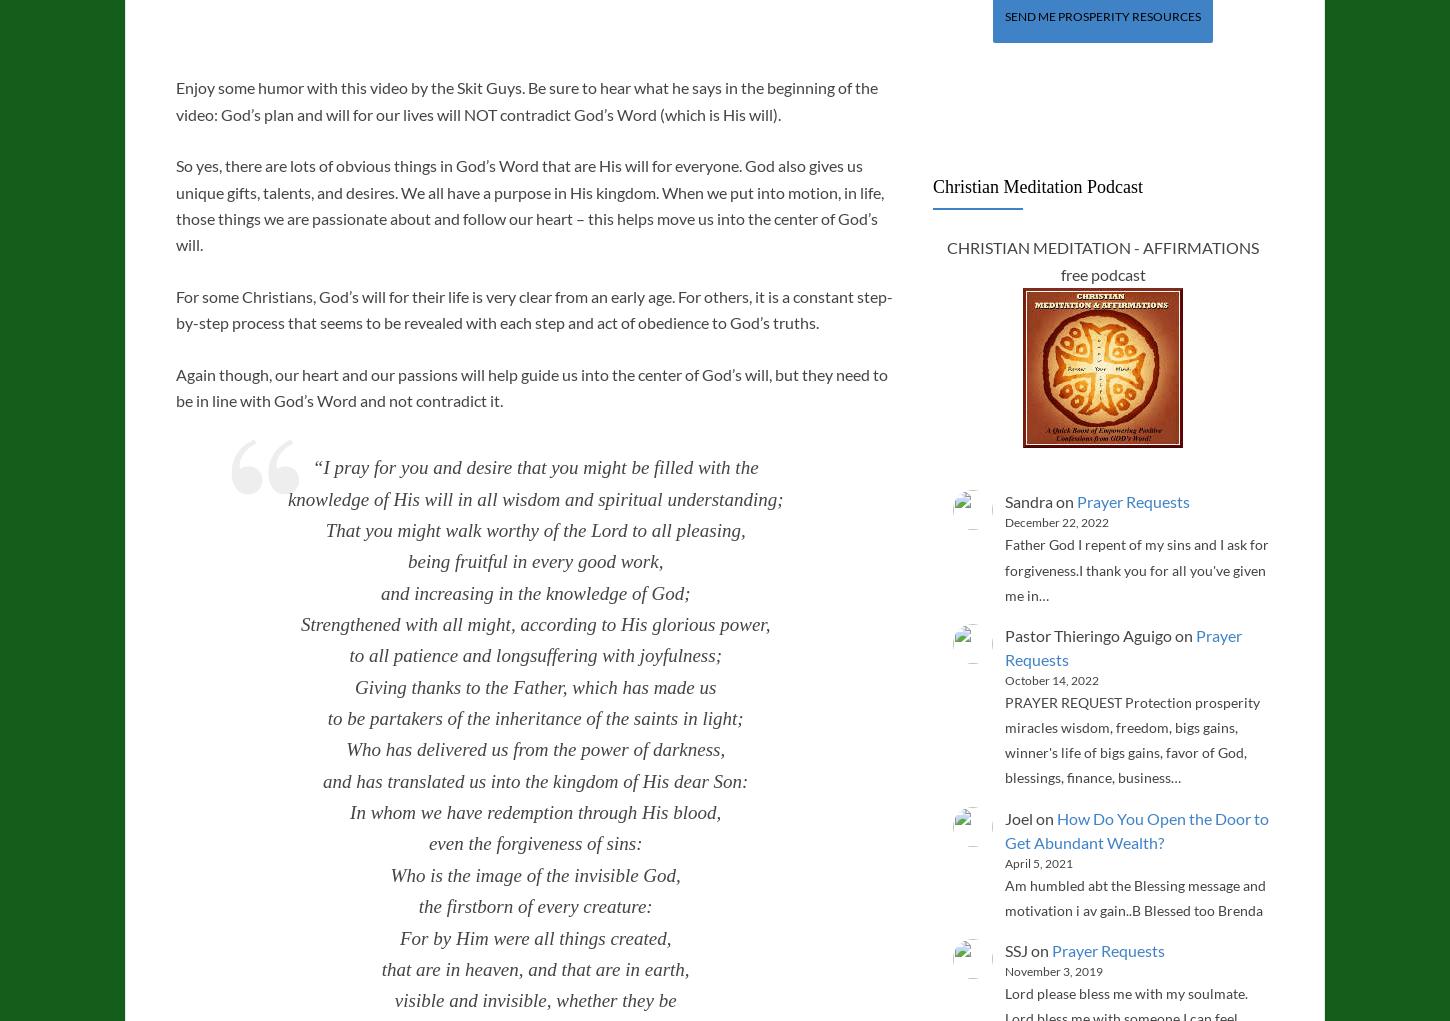 The width and height of the screenshot is (1450, 1021). What do you see at coordinates (534, 308) in the screenshot?
I see `'For some Christians, God’s will for their life is very clear from an early age. For others, it is a constant step-by-step process that seems to be revealed with each step and act of obedience to God’s truths.'` at bounding box center [534, 308].